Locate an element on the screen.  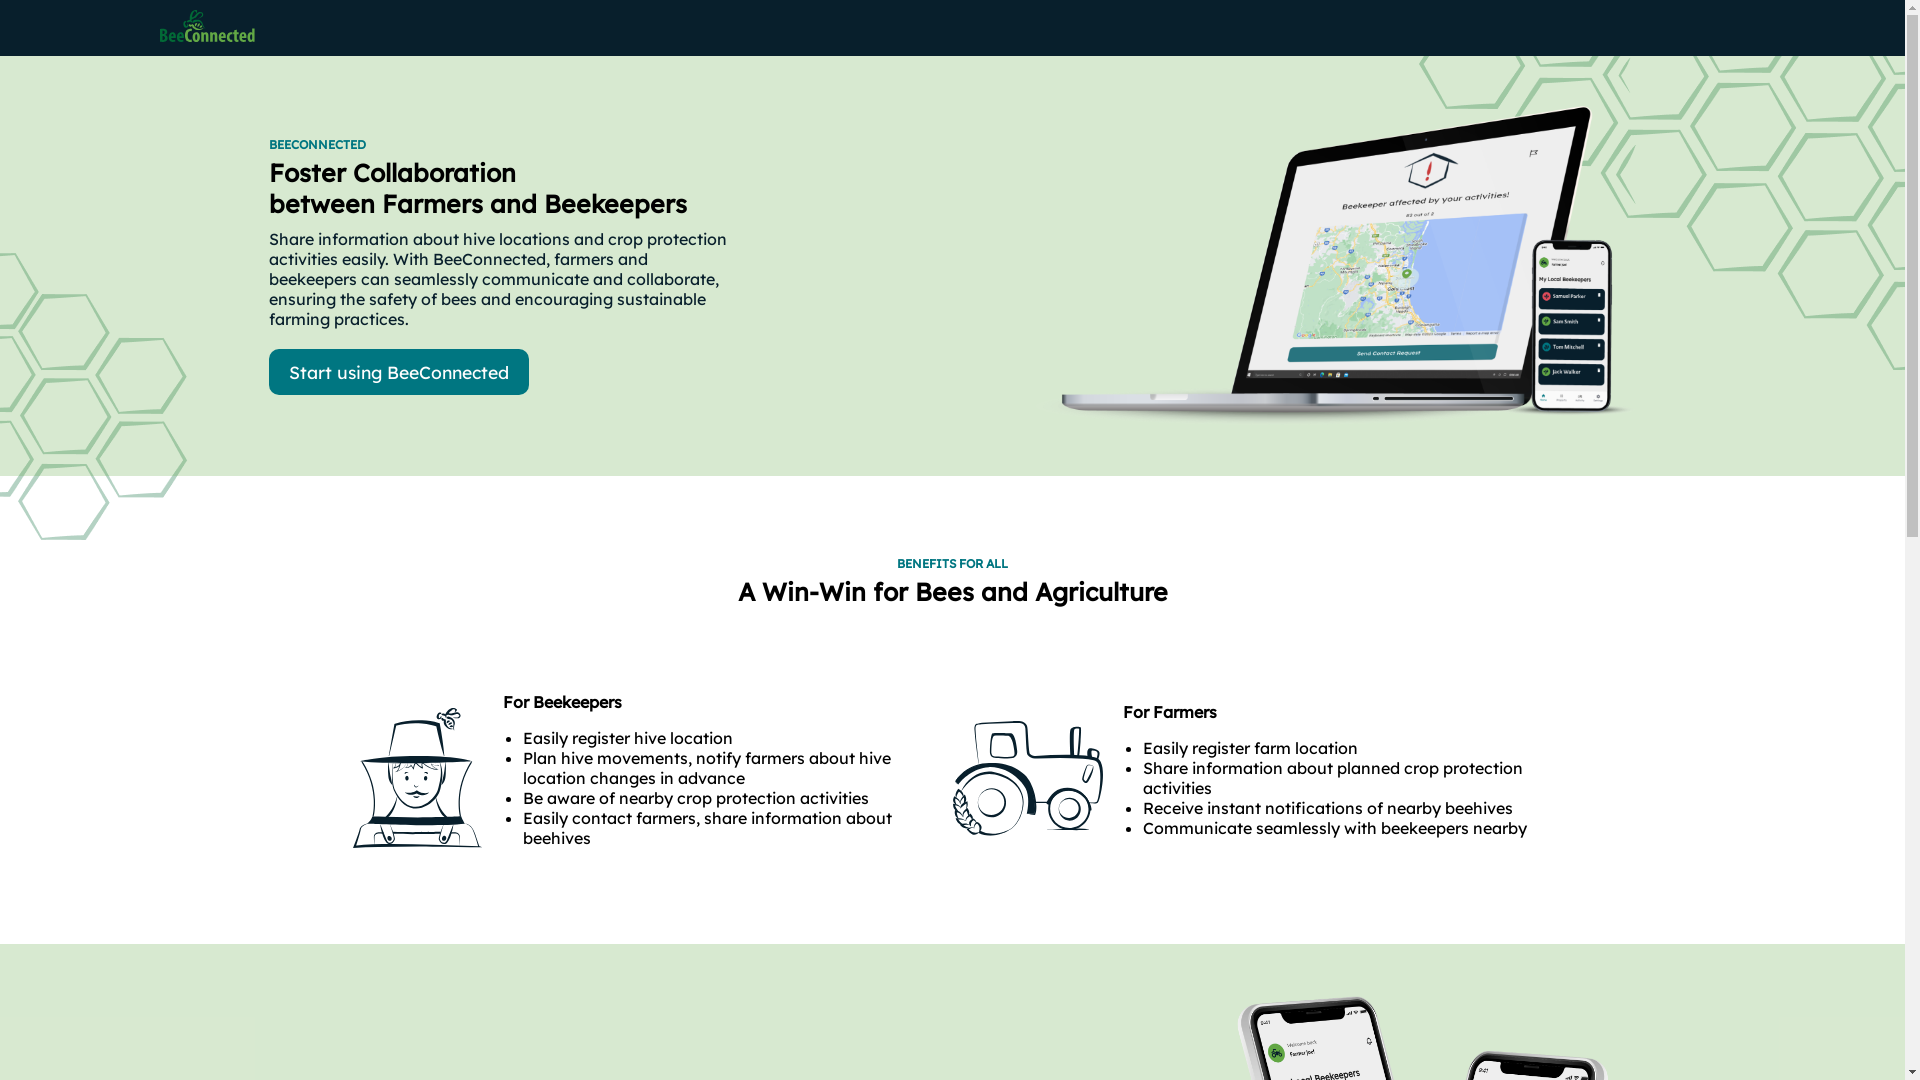
'Start using BeeConnected' is located at coordinates (398, 371).